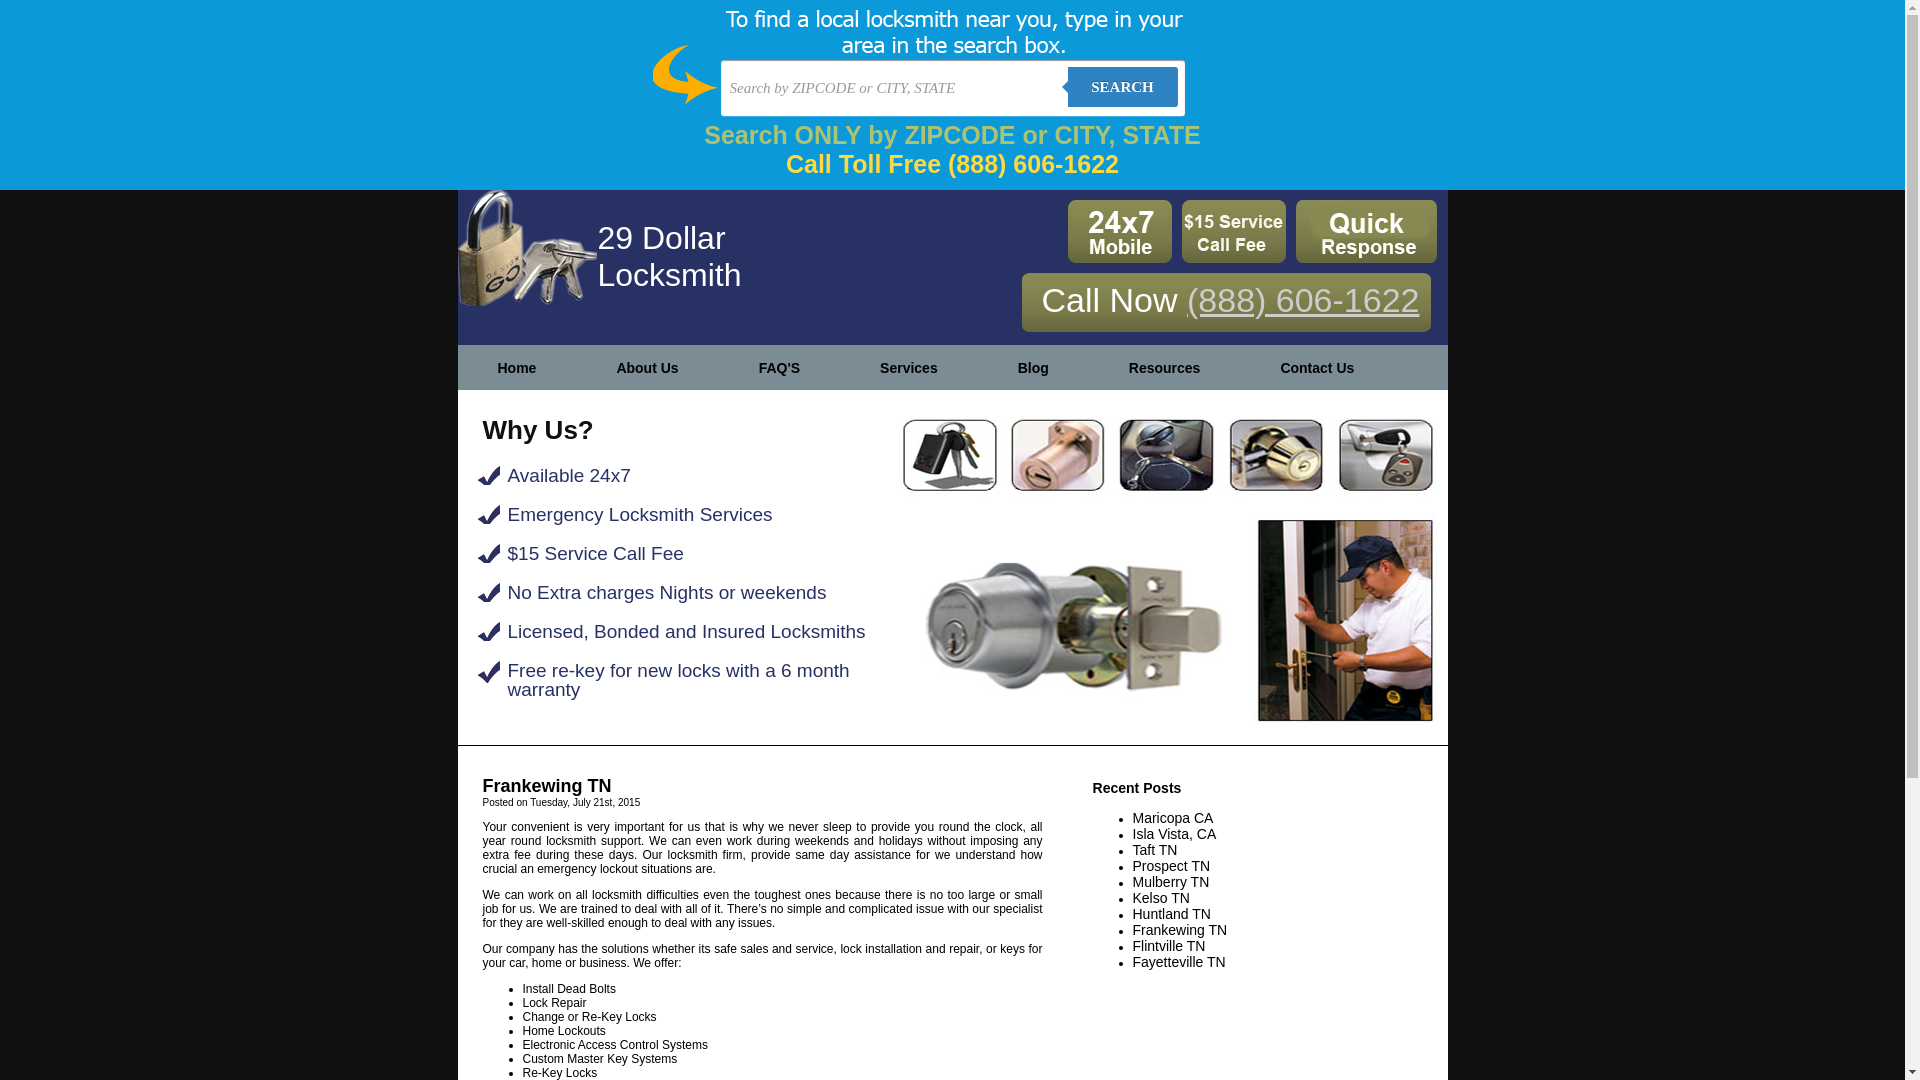 The width and height of the screenshot is (1920, 1080). Describe the element at coordinates (1170, 881) in the screenshot. I see `'Mulberry TN'` at that location.